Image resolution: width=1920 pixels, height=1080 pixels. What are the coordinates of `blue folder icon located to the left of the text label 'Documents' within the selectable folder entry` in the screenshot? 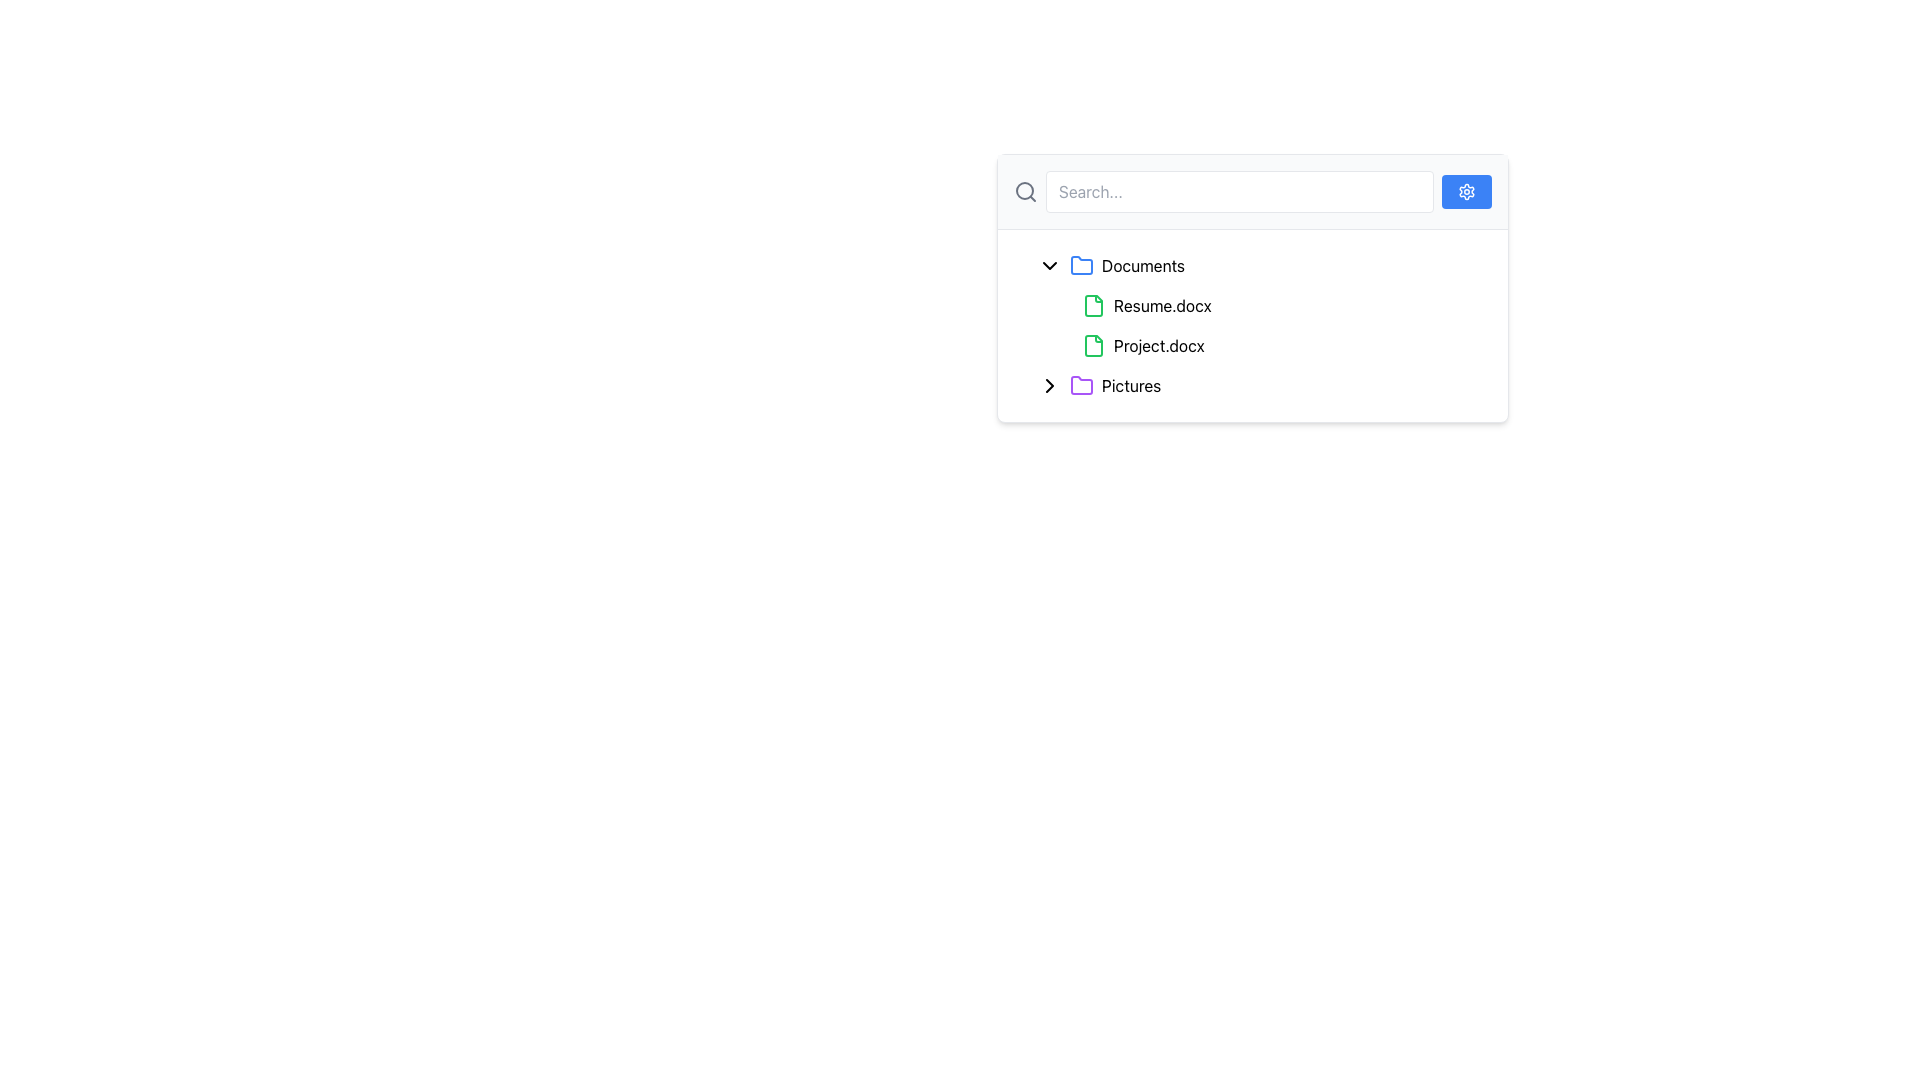 It's located at (1080, 265).